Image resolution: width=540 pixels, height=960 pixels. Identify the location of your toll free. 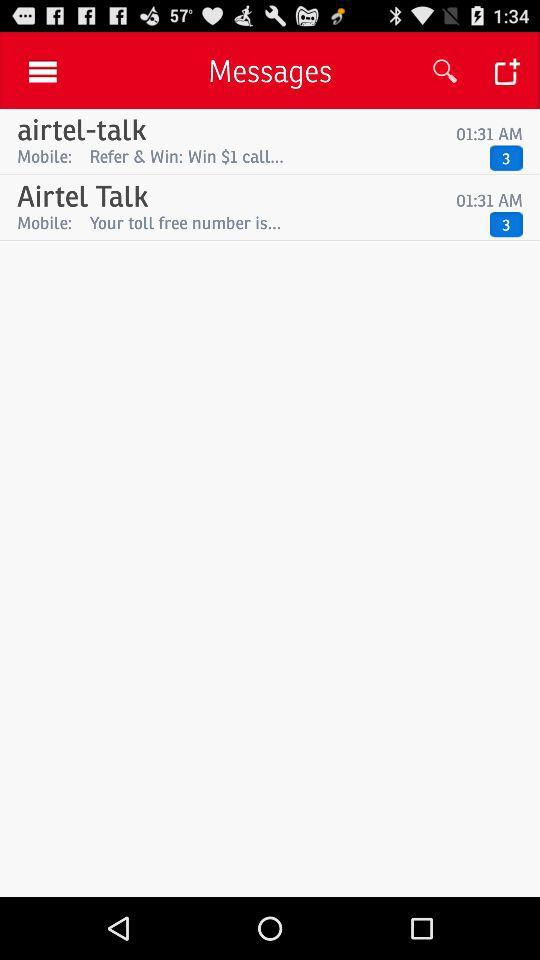
(284, 222).